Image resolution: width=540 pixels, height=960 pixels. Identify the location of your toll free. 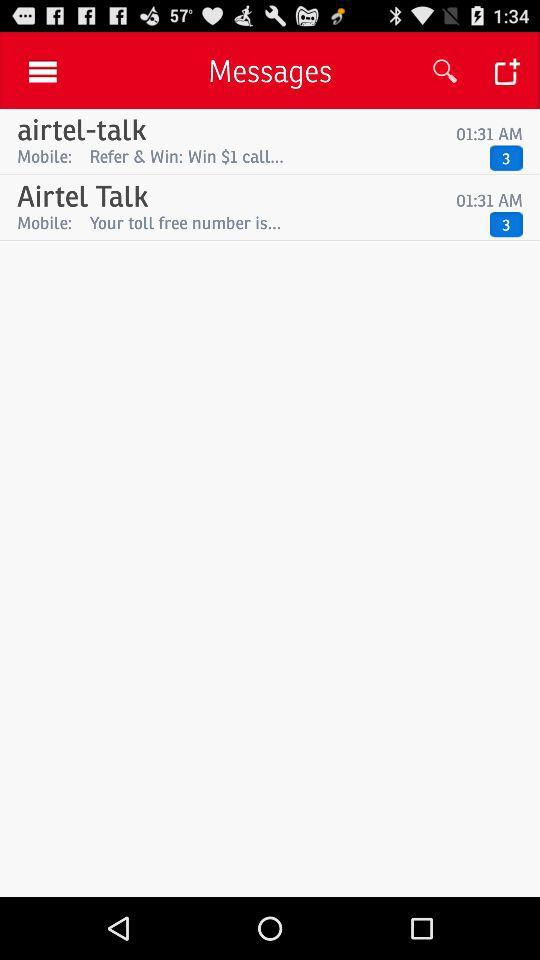
(284, 222).